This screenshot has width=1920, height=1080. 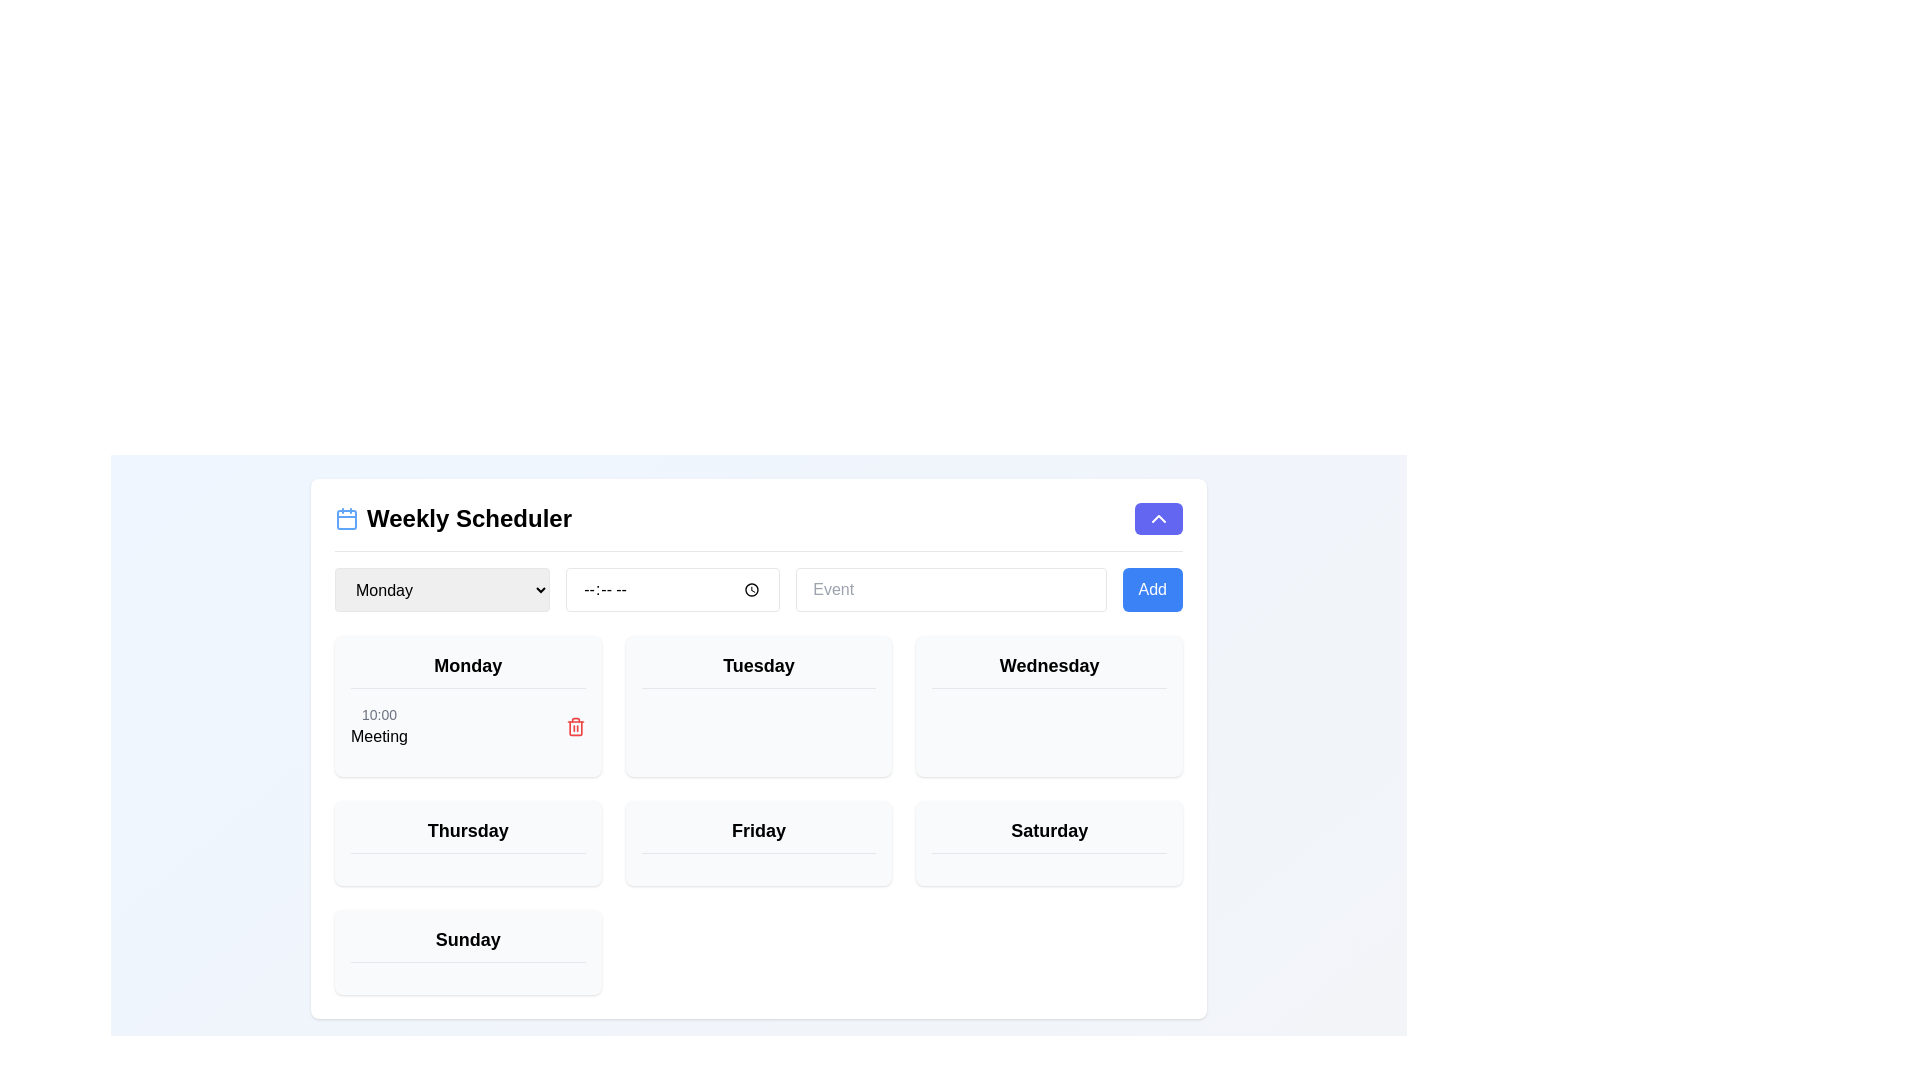 What do you see at coordinates (379, 736) in the screenshot?
I see `the text descriptor for the event scheduled at '10:00' on Monday, located in the Monday section of the weekly scheduling interface` at bounding box center [379, 736].